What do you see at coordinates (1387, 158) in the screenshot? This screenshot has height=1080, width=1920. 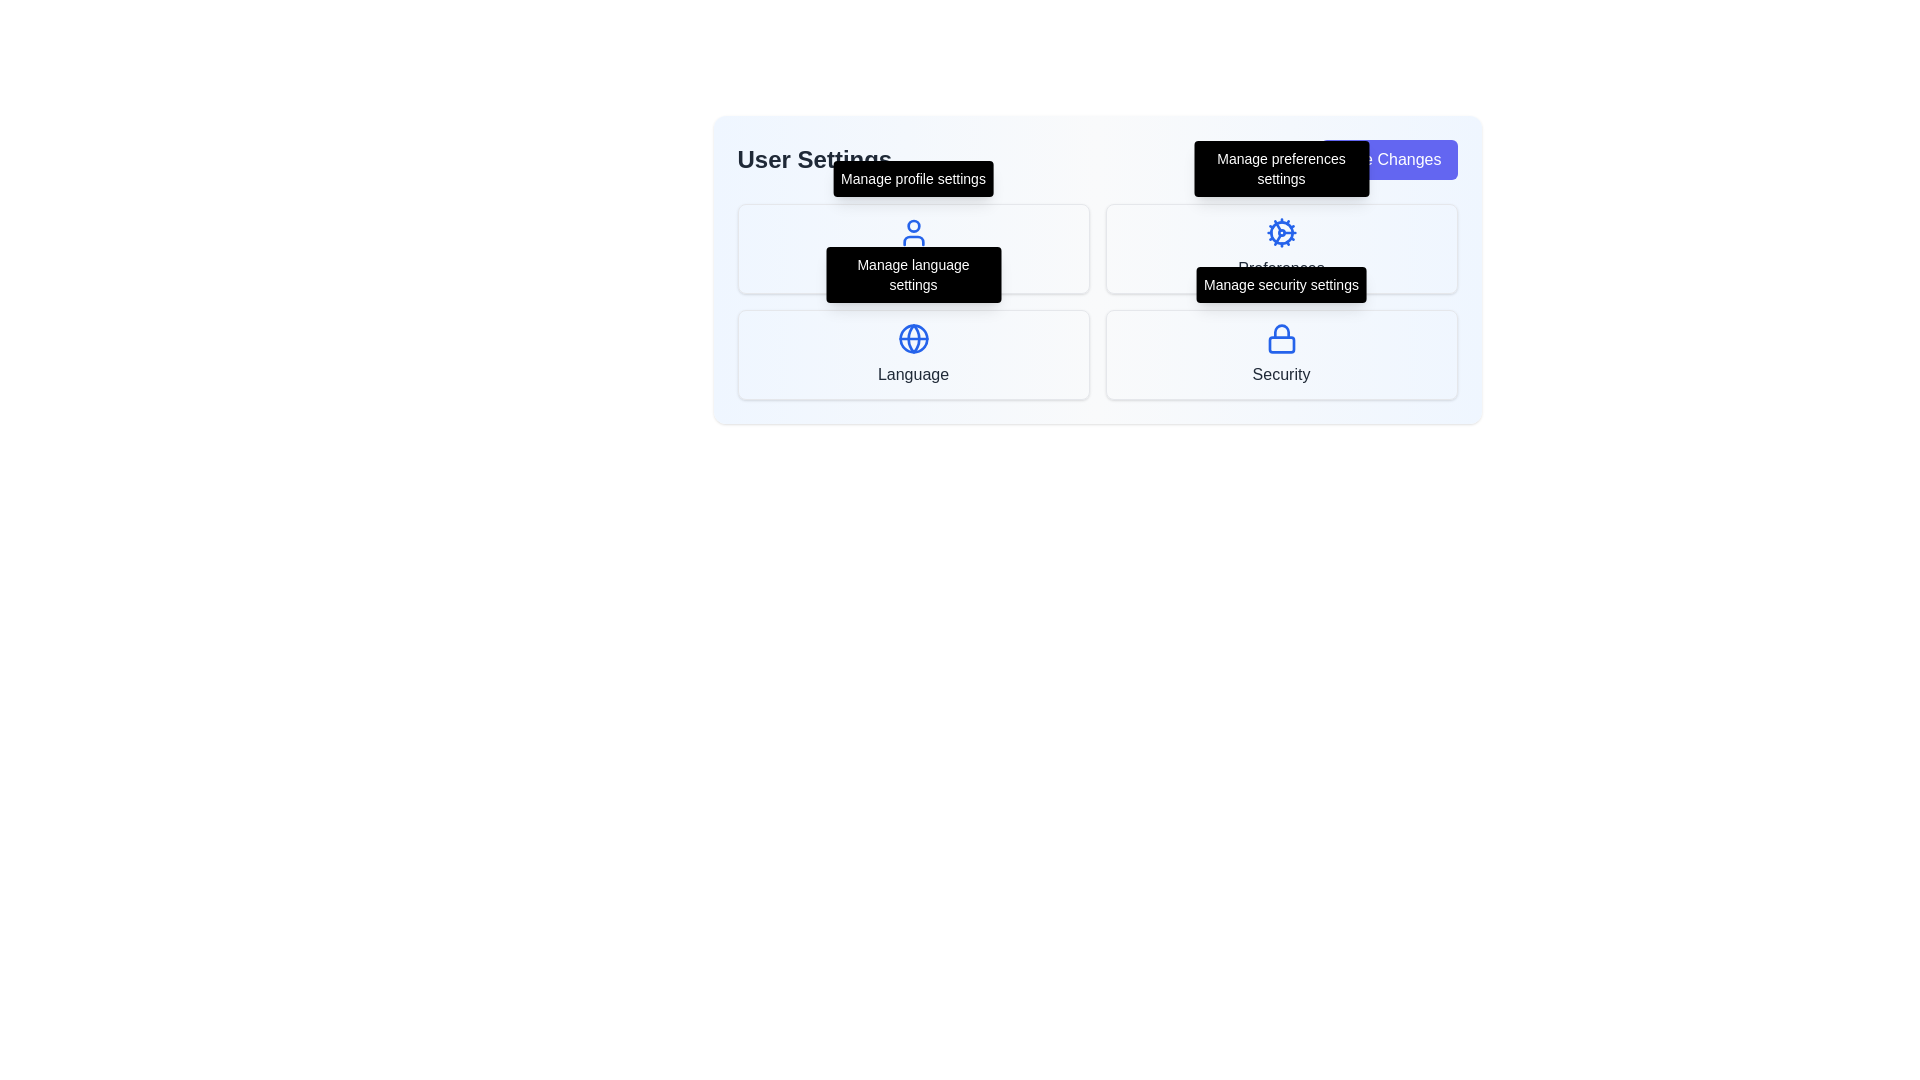 I see `the save button located to the far right in the same row as the text 'User Settings'` at bounding box center [1387, 158].